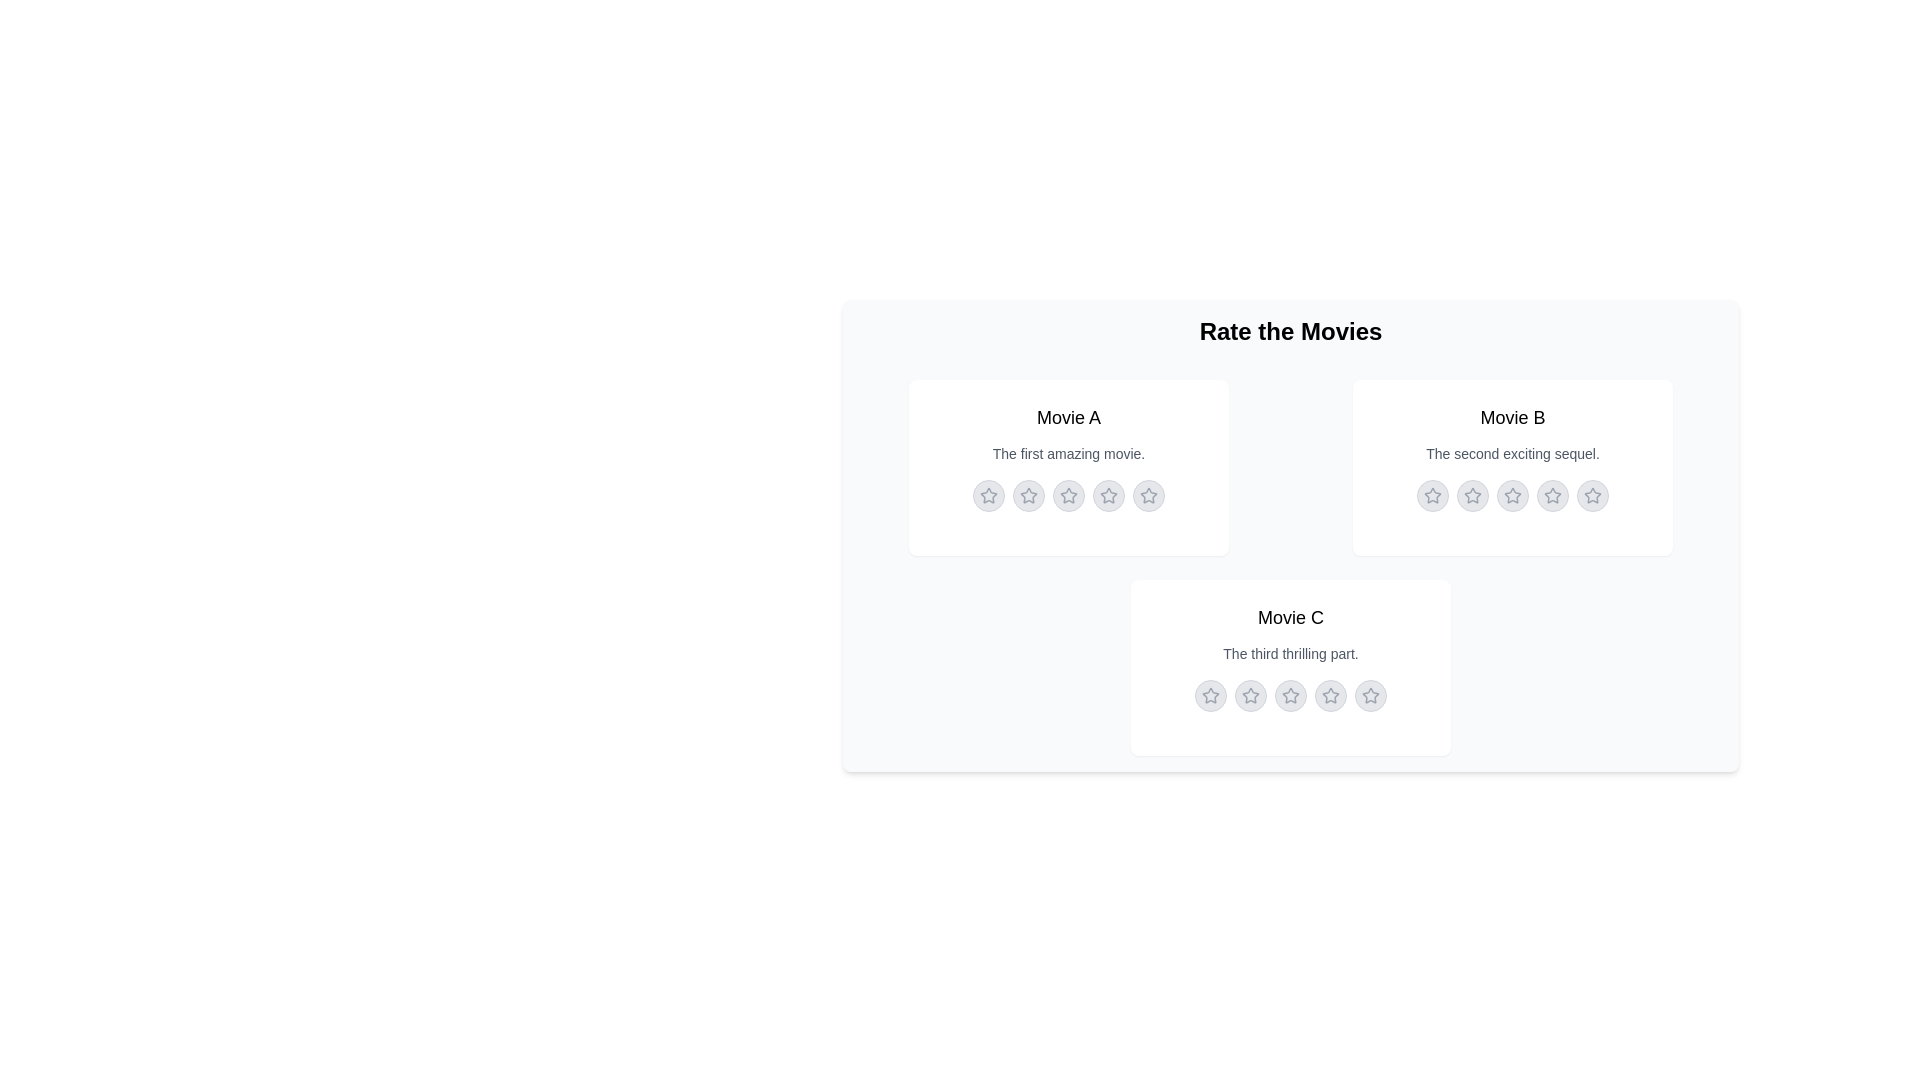  What do you see at coordinates (1432, 495) in the screenshot?
I see `the first Rating star icon to give focus for rating 'Movie B'` at bounding box center [1432, 495].